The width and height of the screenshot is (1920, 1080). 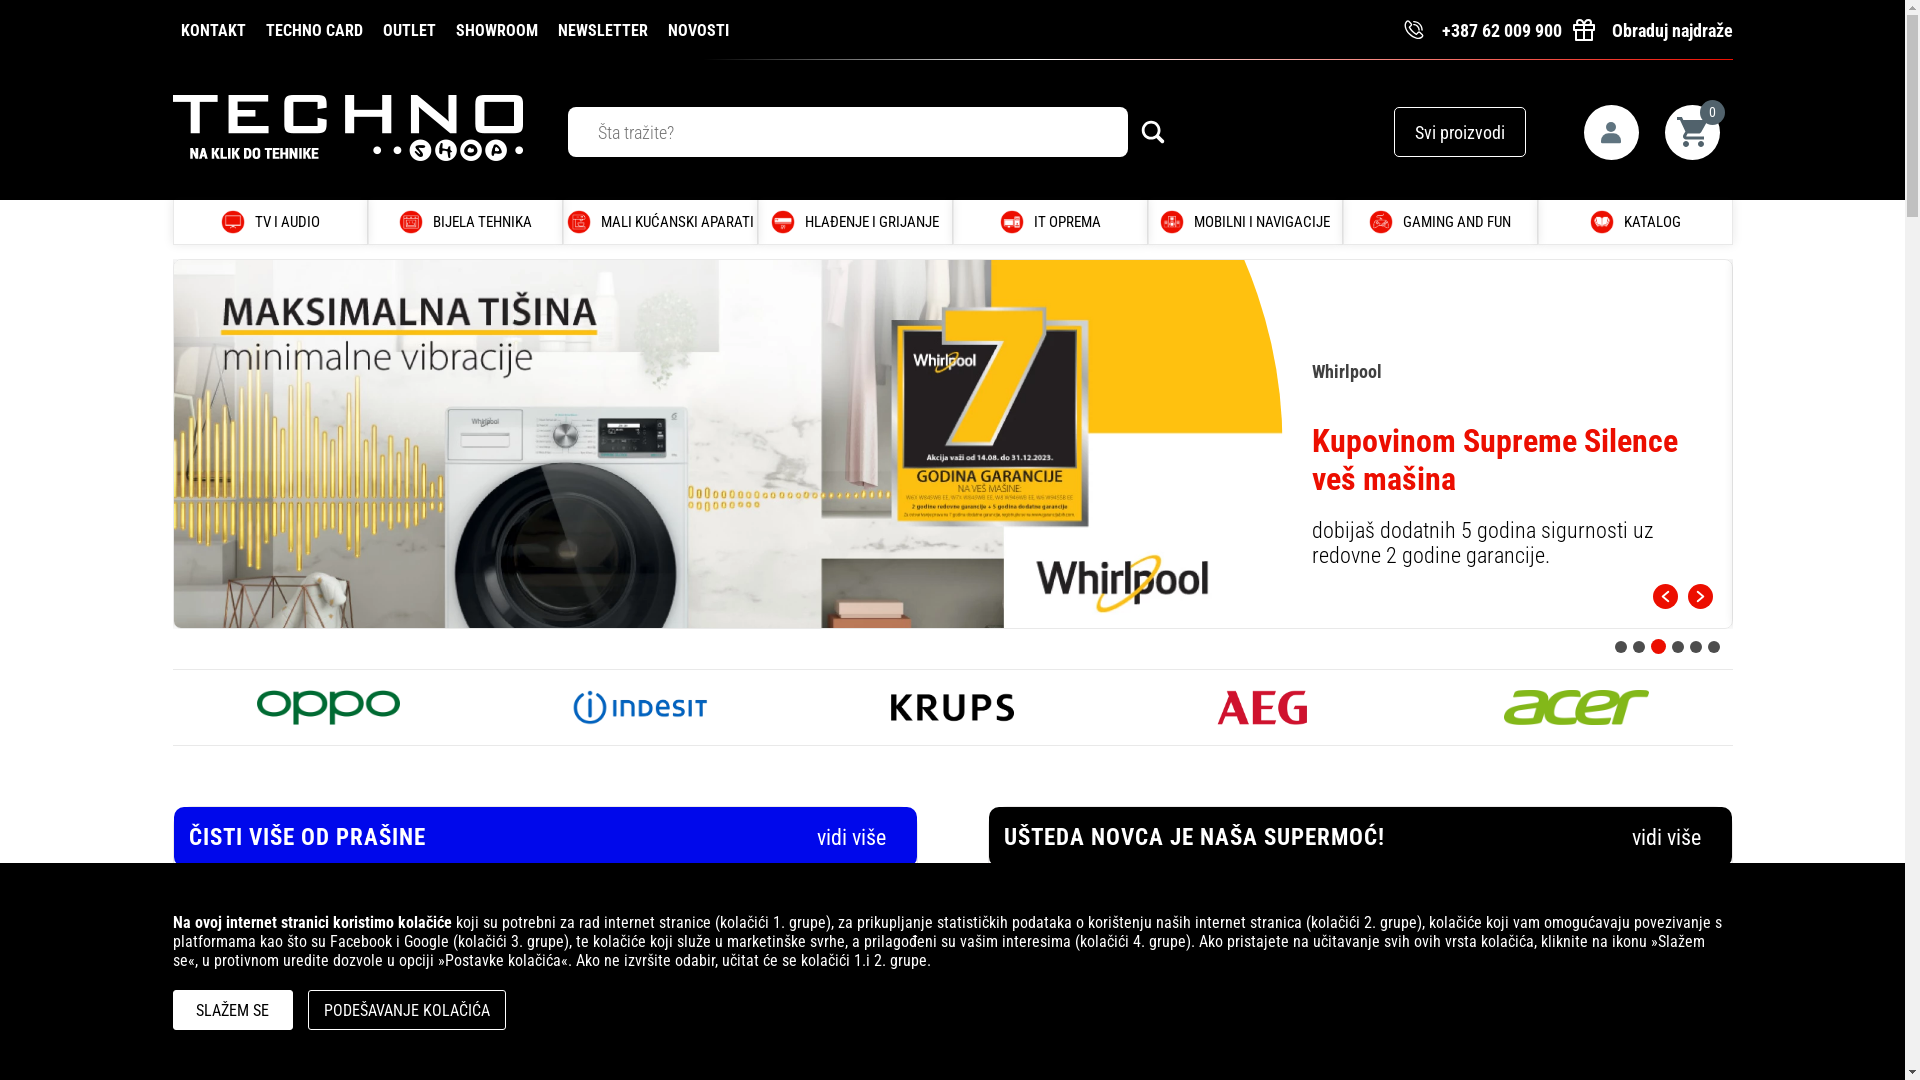 I want to click on 'SHOWROOM', so click(x=497, y=29).